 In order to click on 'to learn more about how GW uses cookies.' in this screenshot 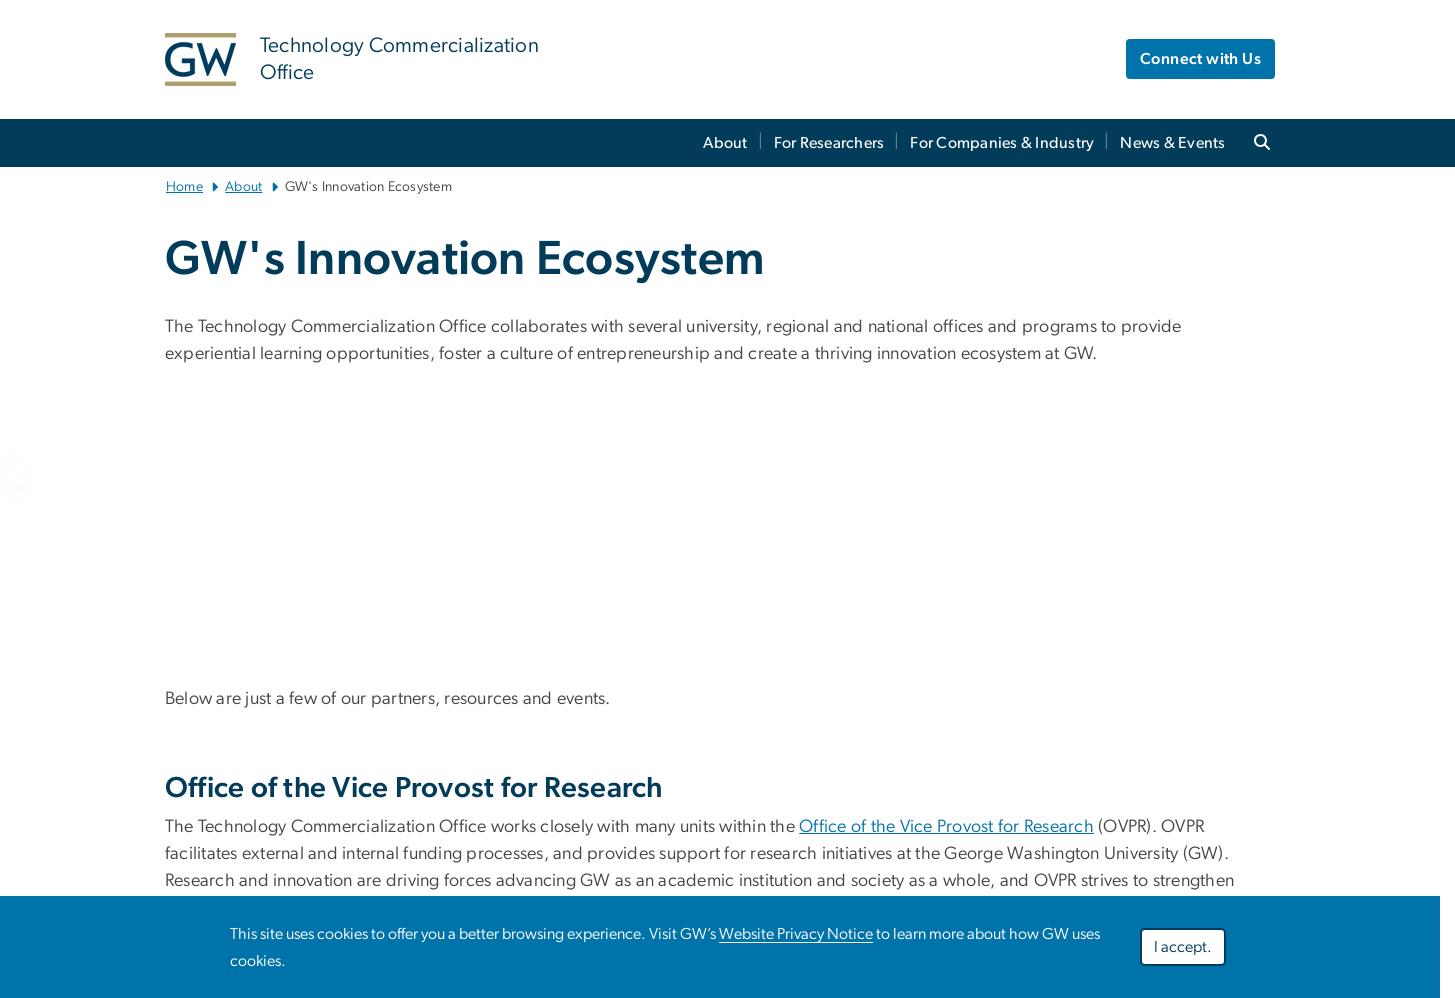, I will do `click(229, 947)`.